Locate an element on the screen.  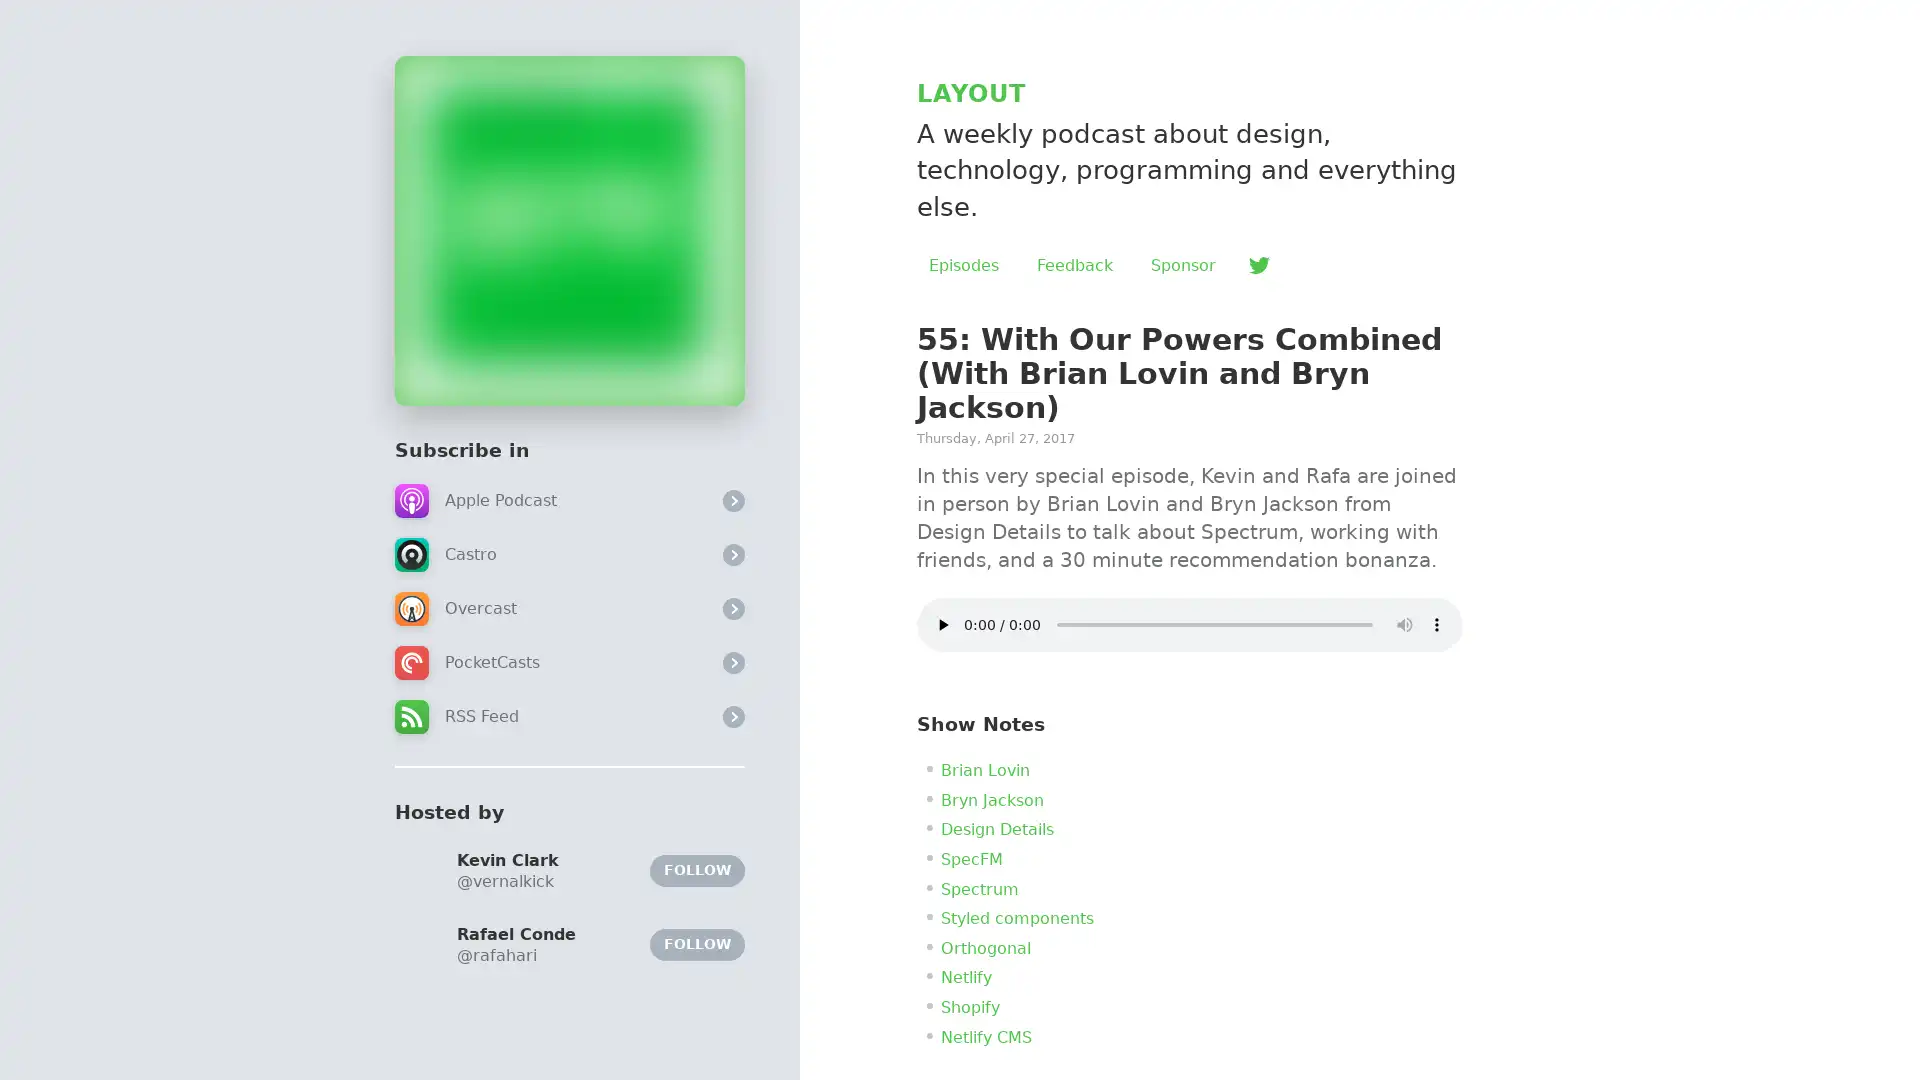
mute is located at coordinates (1404, 623).